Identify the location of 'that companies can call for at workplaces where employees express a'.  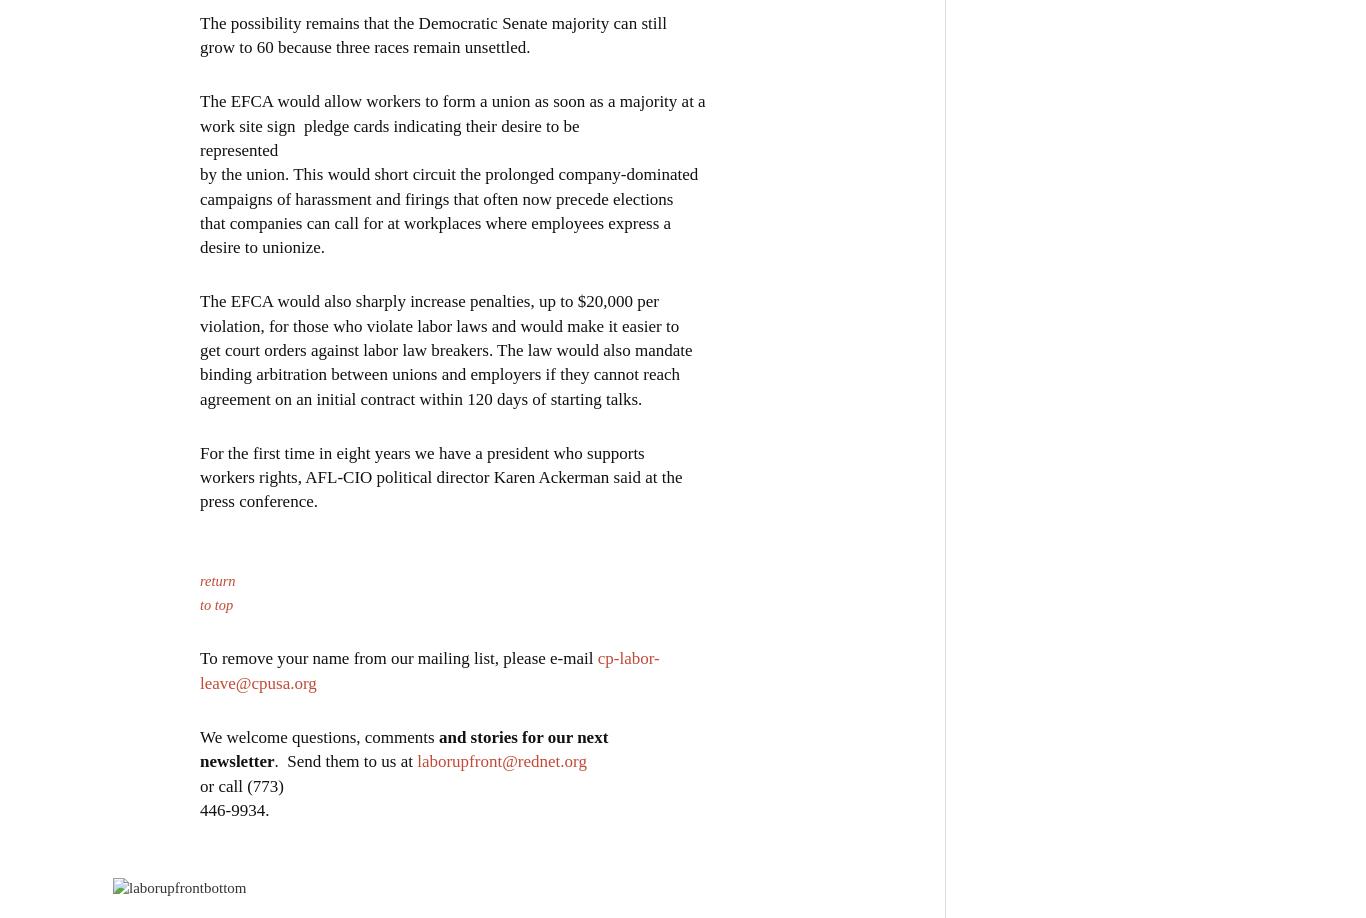
(434, 222).